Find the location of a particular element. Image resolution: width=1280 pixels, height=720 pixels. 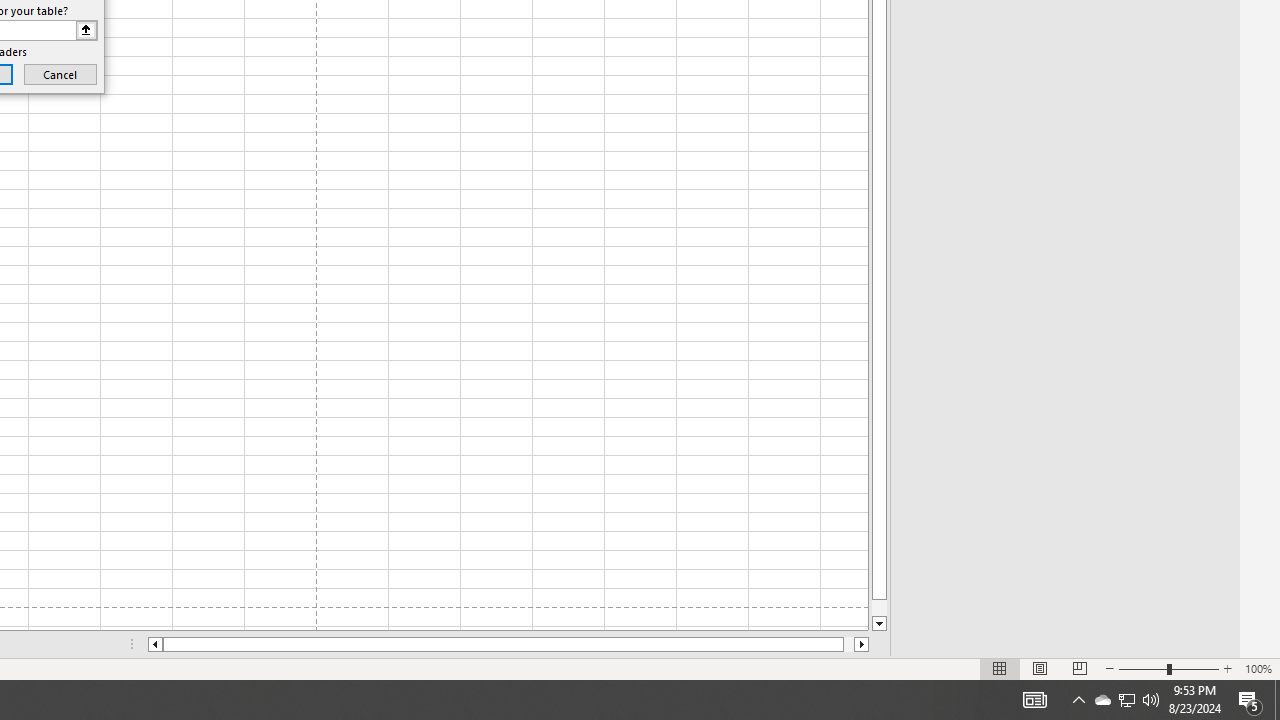

'Zoom' is located at coordinates (1168, 669).